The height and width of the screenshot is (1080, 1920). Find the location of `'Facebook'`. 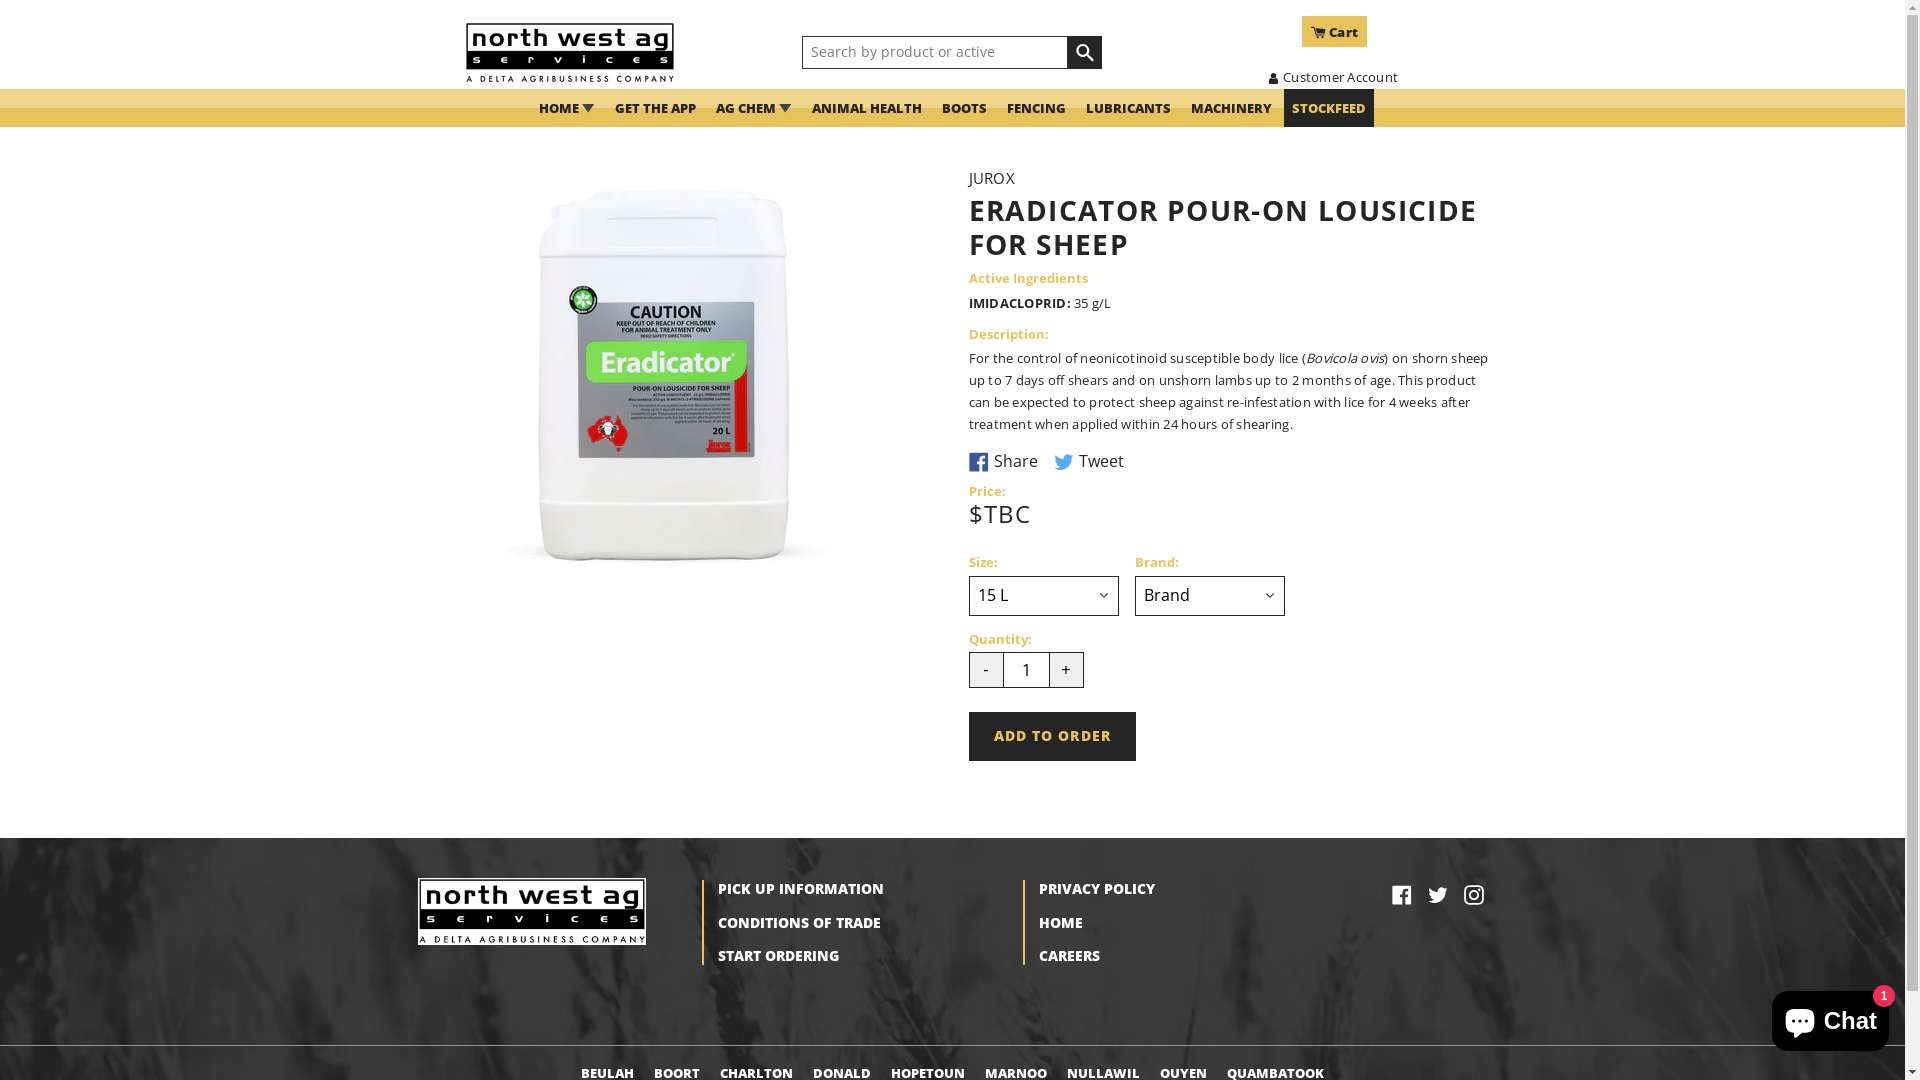

'Facebook' is located at coordinates (1400, 892).